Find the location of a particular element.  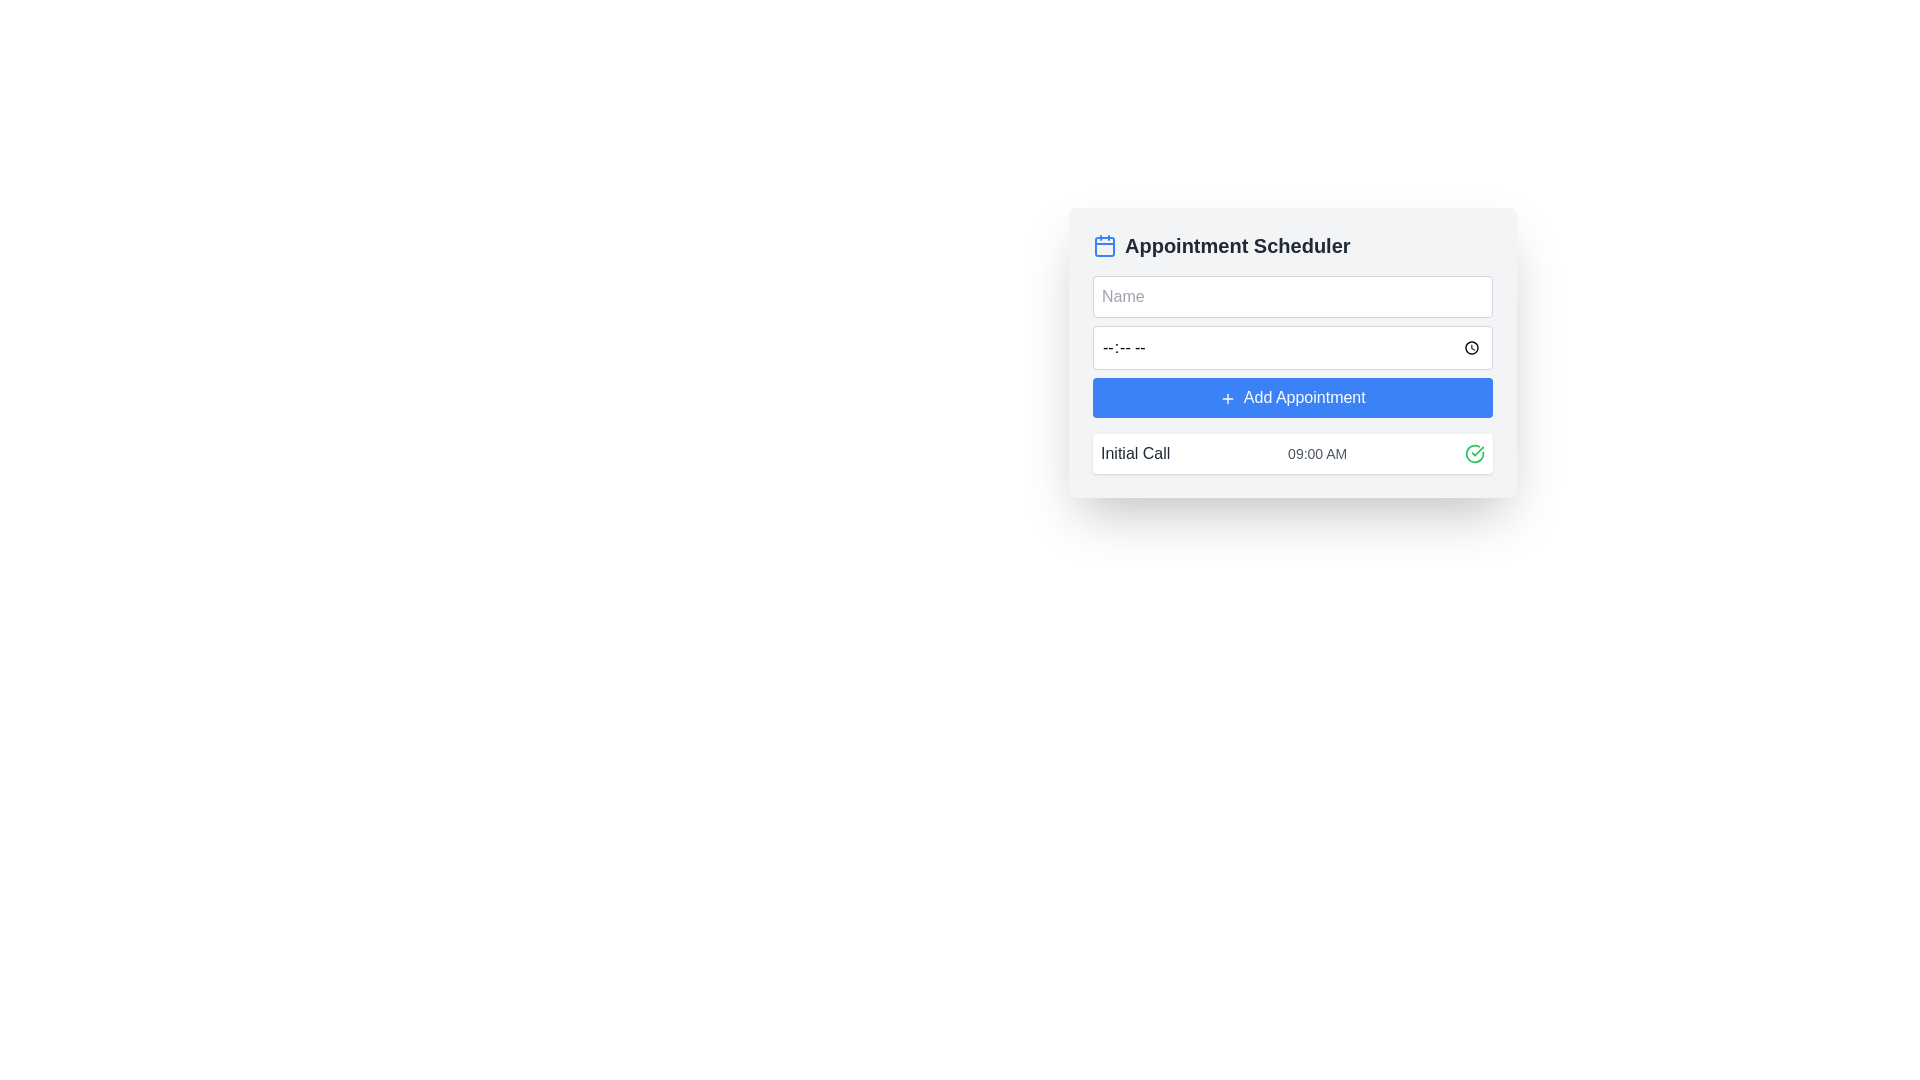

the Header element that features an icon and large bold text, located at the top of the card beneath its border is located at coordinates (1292, 245).